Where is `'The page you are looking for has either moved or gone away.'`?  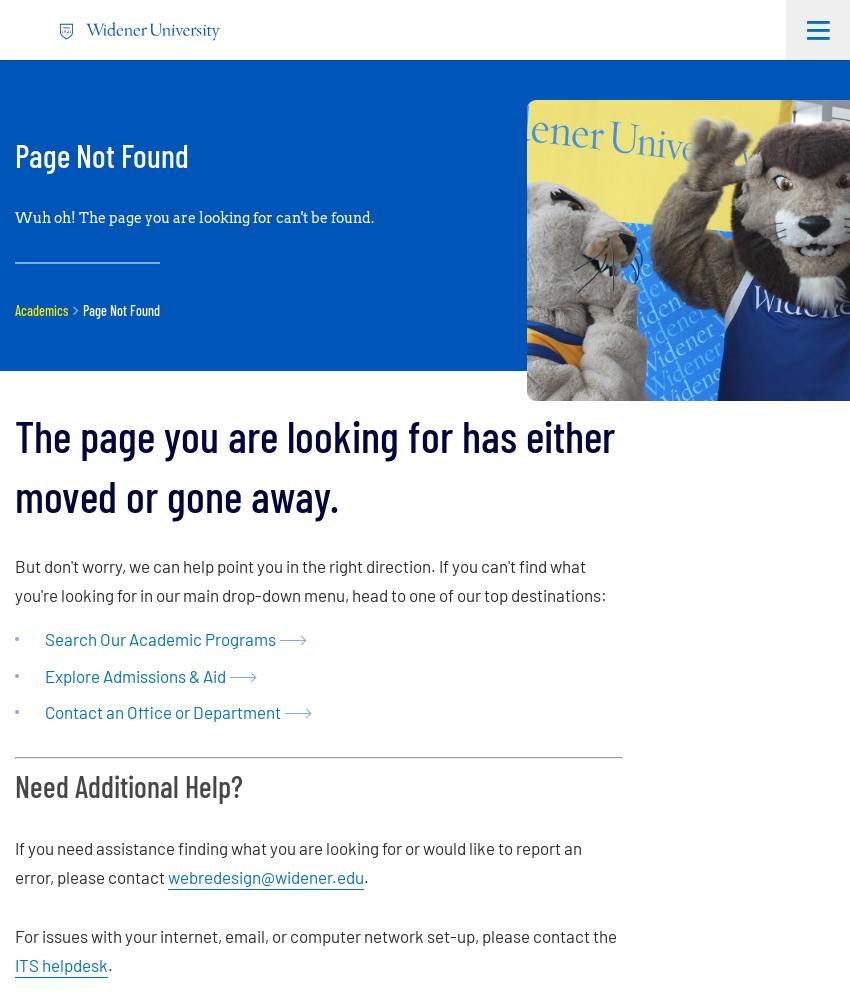 'The page you are looking for has either moved or gone away.' is located at coordinates (315, 463).